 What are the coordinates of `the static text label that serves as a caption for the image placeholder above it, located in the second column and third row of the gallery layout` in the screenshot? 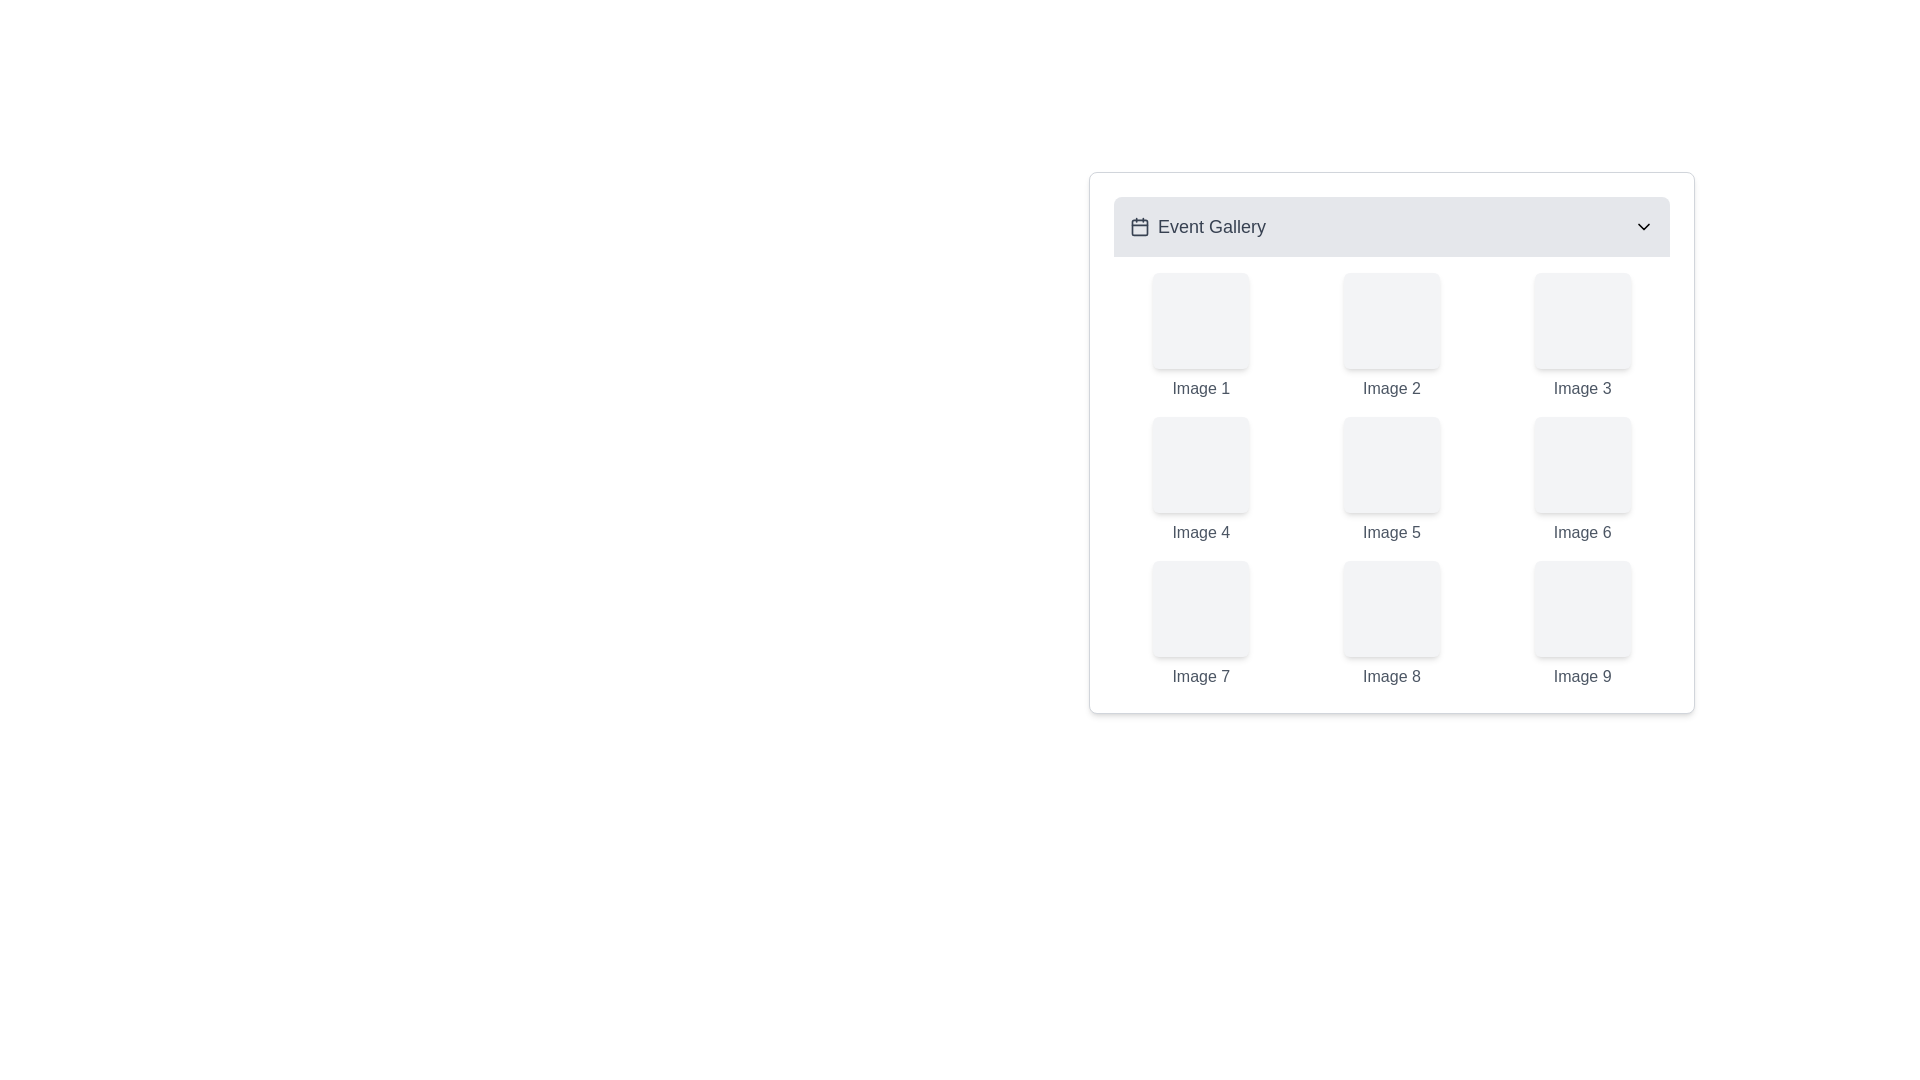 It's located at (1581, 531).